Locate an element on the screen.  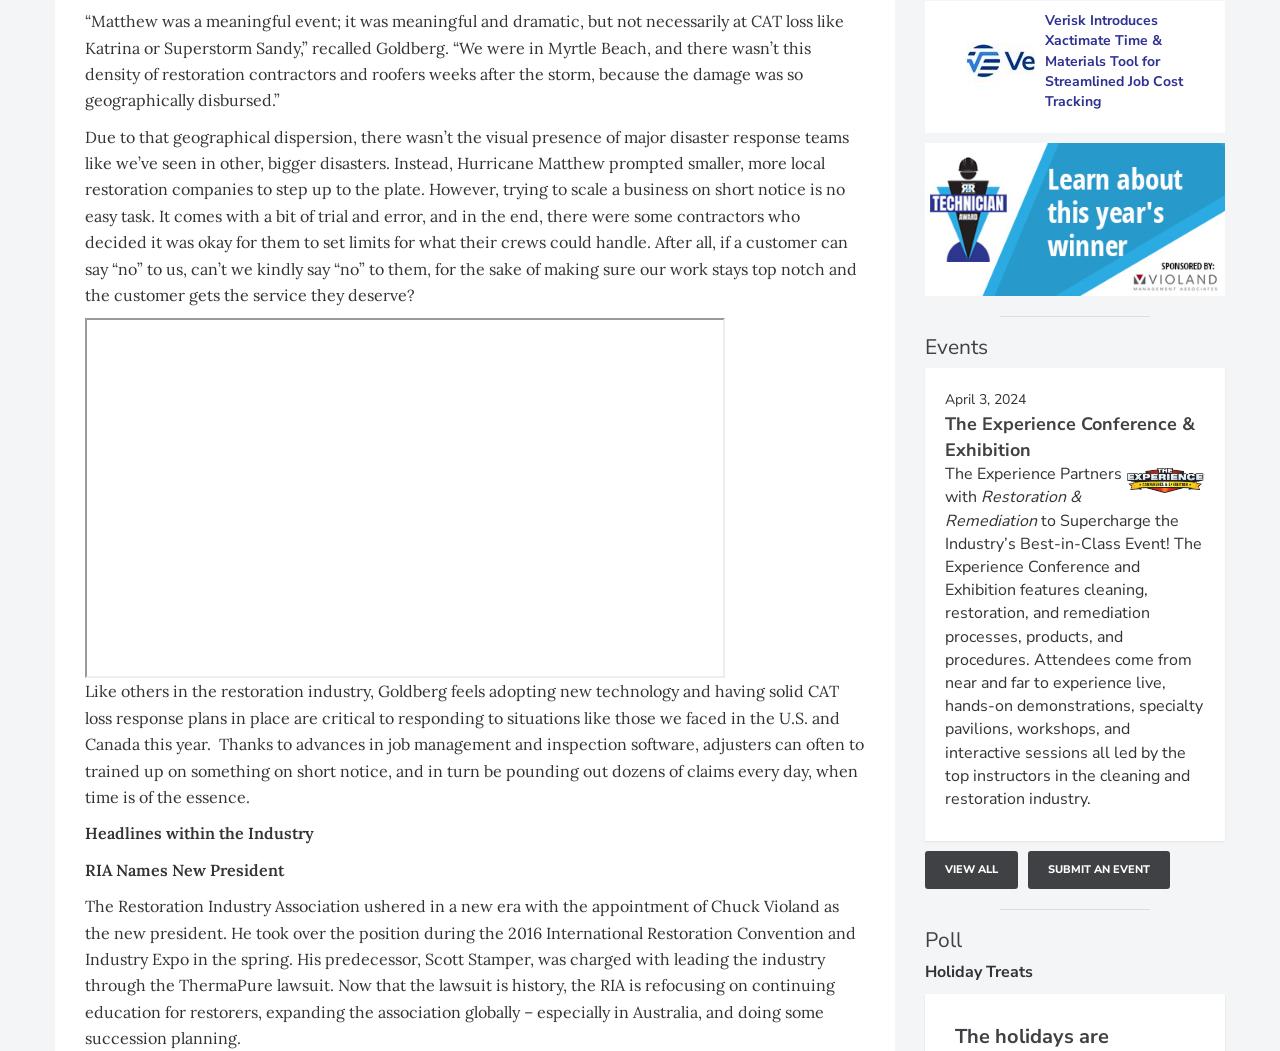
'Holiday' is located at coordinates (954, 971).